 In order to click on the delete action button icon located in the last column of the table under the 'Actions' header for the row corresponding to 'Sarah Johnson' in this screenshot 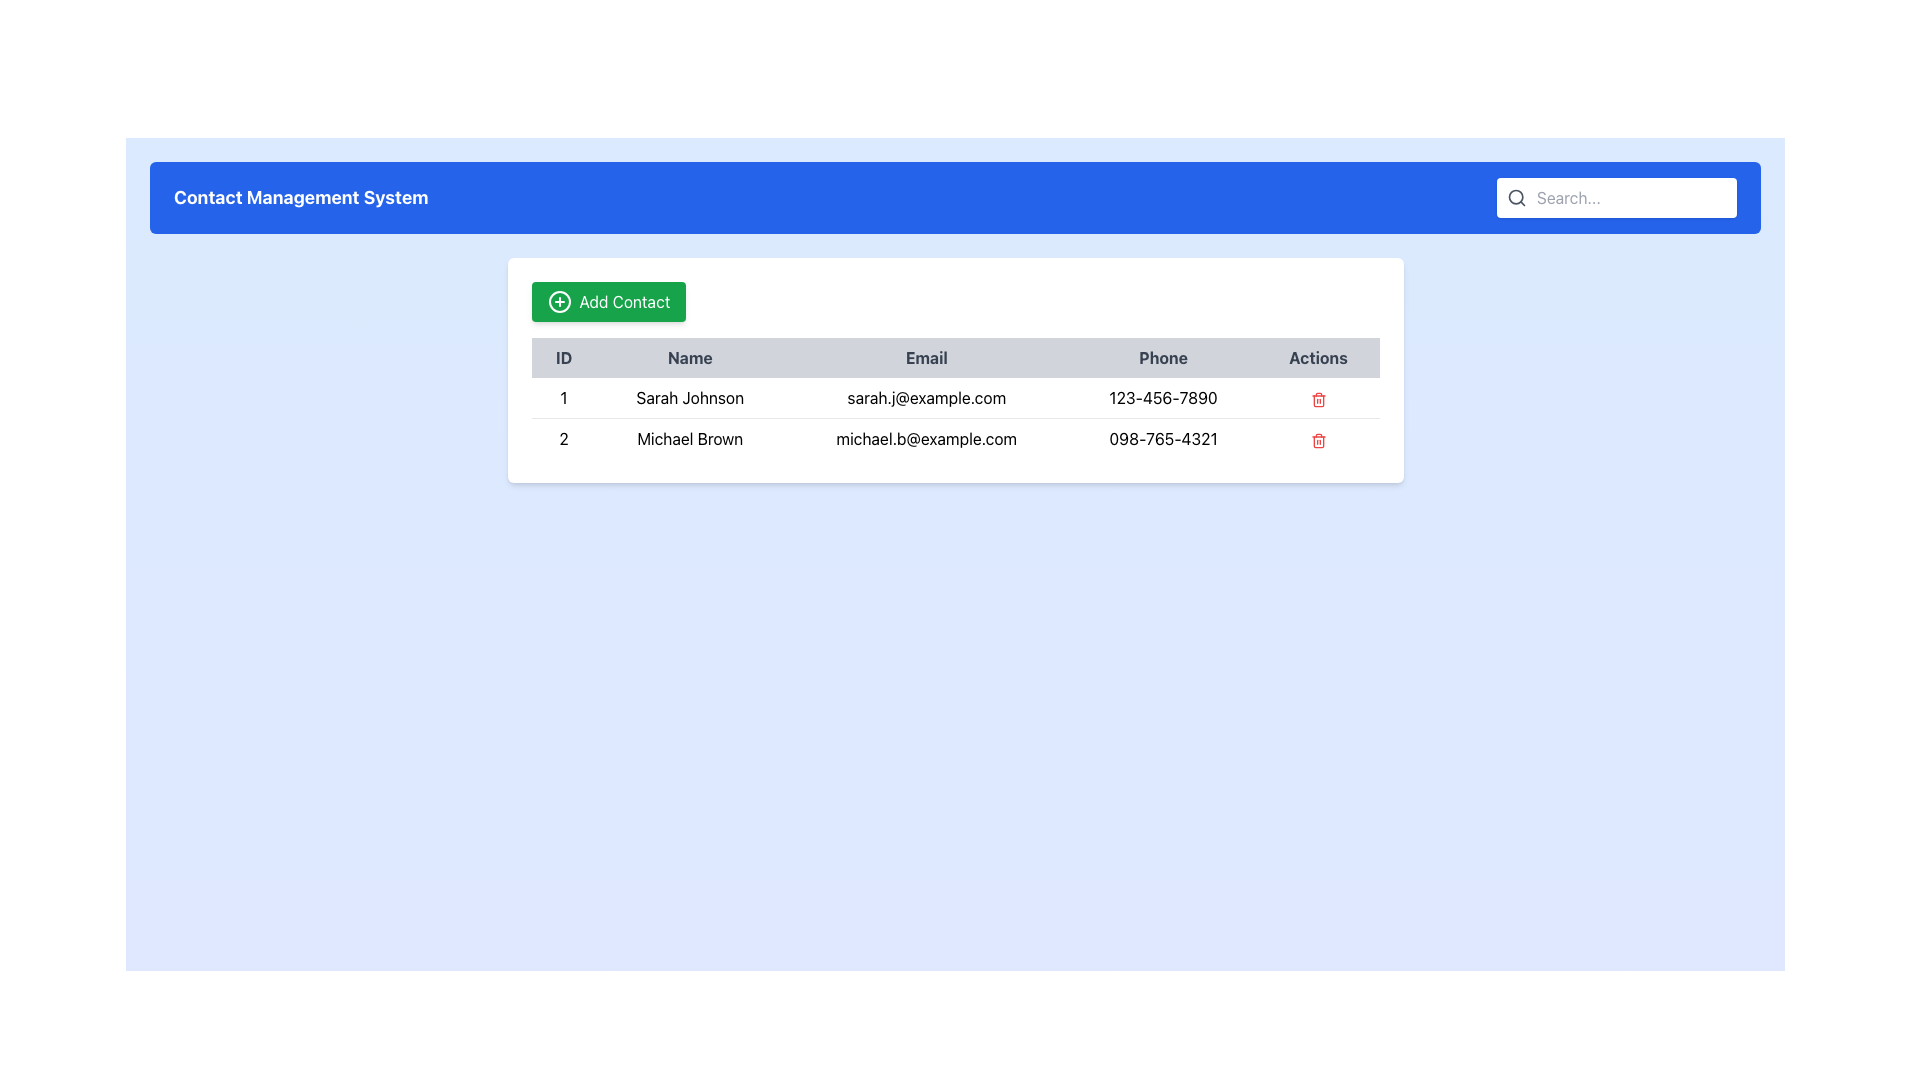, I will do `click(1318, 397)`.